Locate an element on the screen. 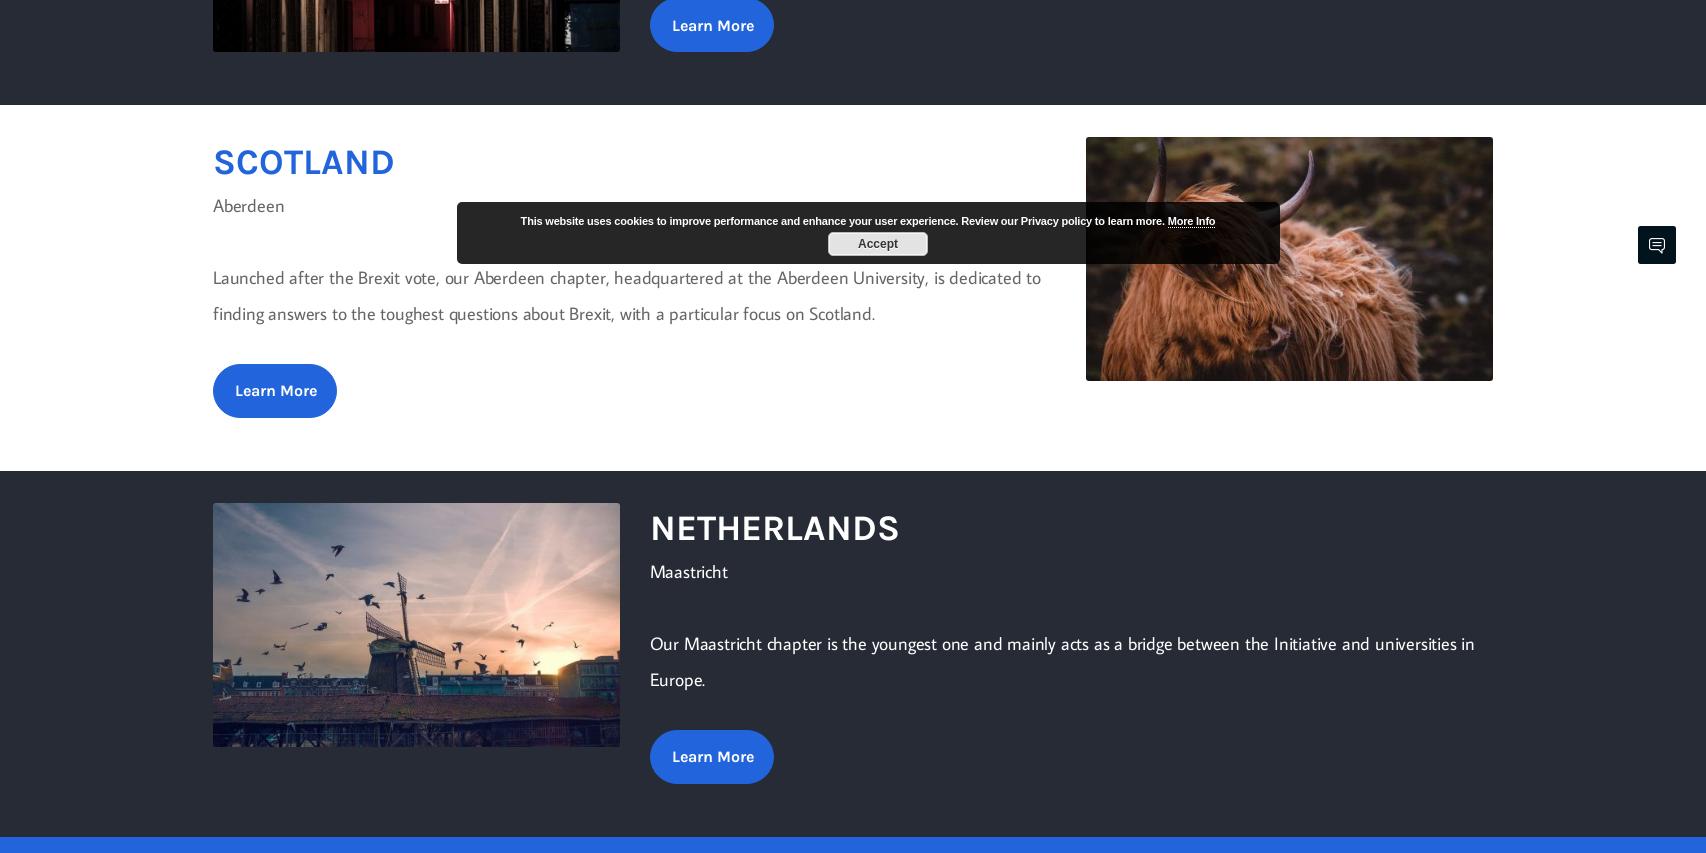 This screenshot has height=853, width=1706. 'Our Maastricht chapter is the youngest one and mainly acts as a bridge between the Initiative and universities in Europe.' is located at coordinates (1061, 659).